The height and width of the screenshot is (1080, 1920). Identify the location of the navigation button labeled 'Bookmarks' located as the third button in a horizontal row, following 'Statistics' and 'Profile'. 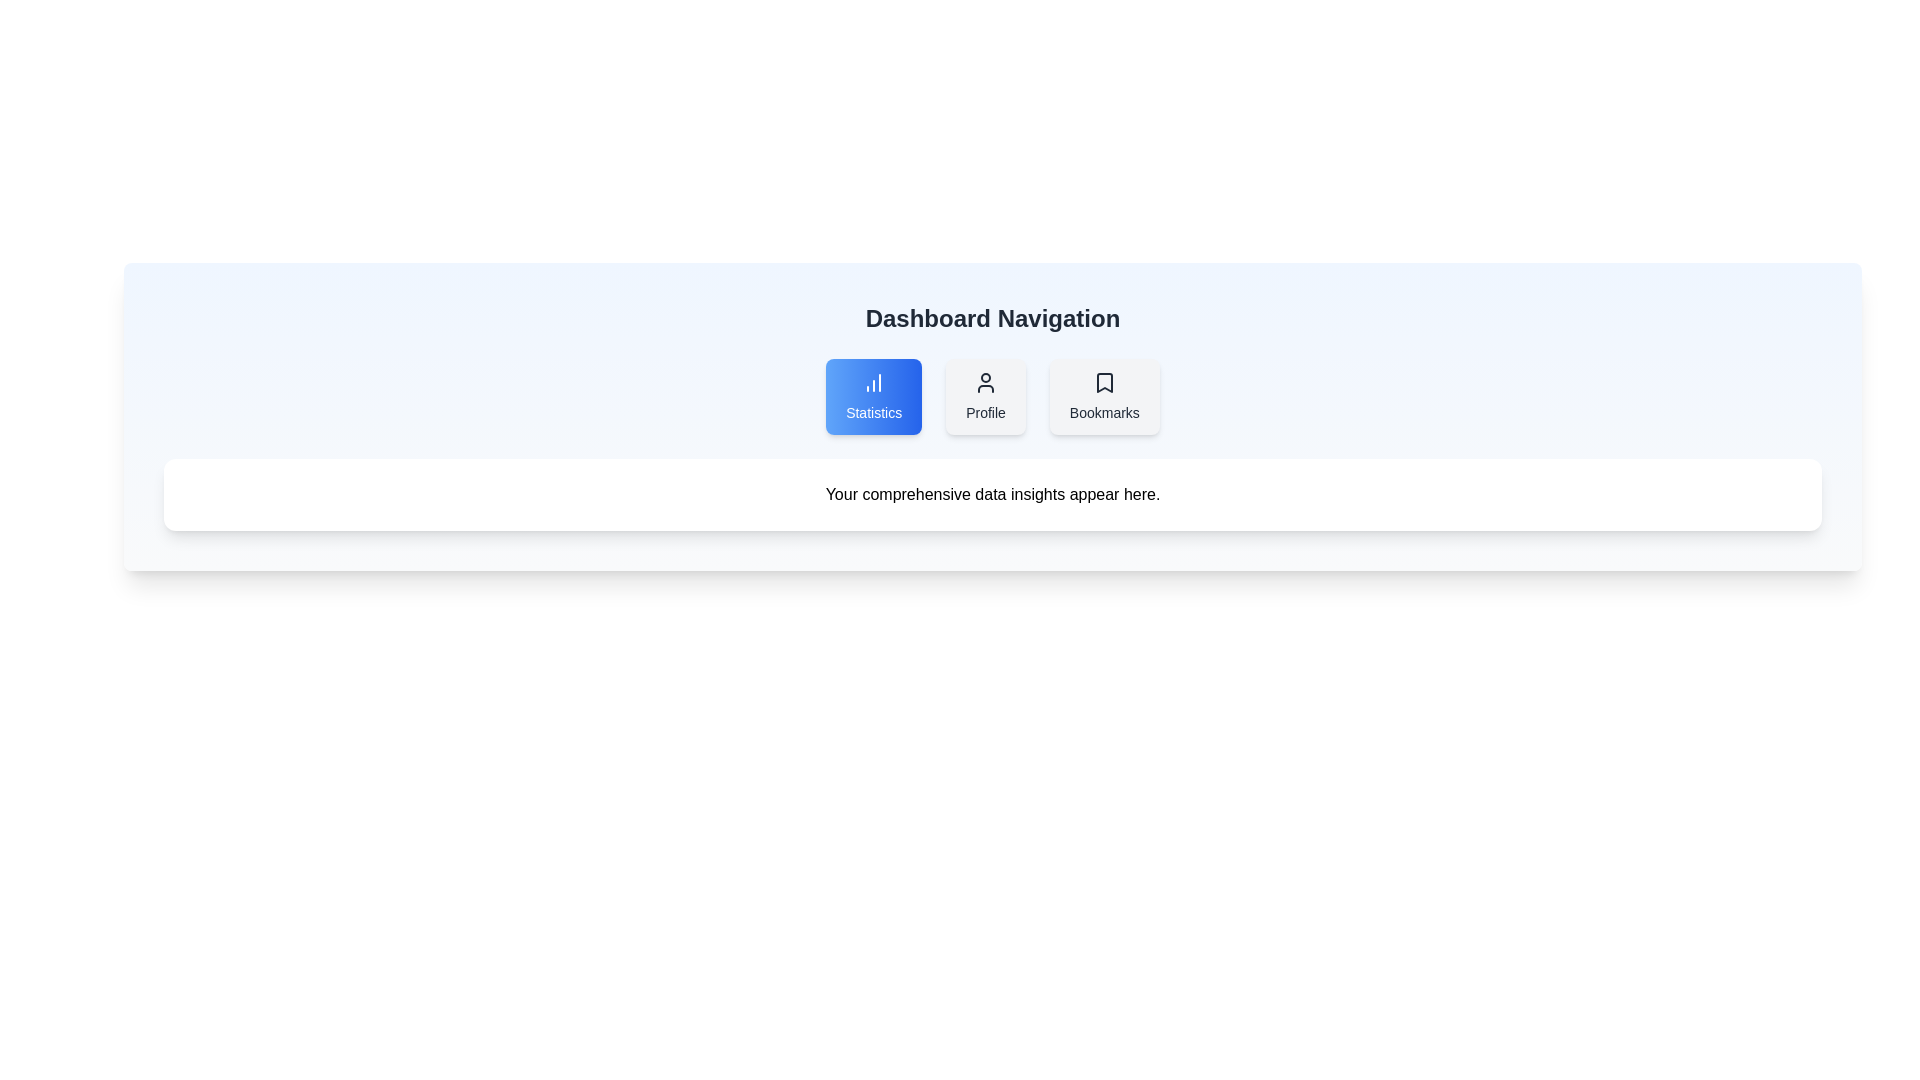
(1103, 397).